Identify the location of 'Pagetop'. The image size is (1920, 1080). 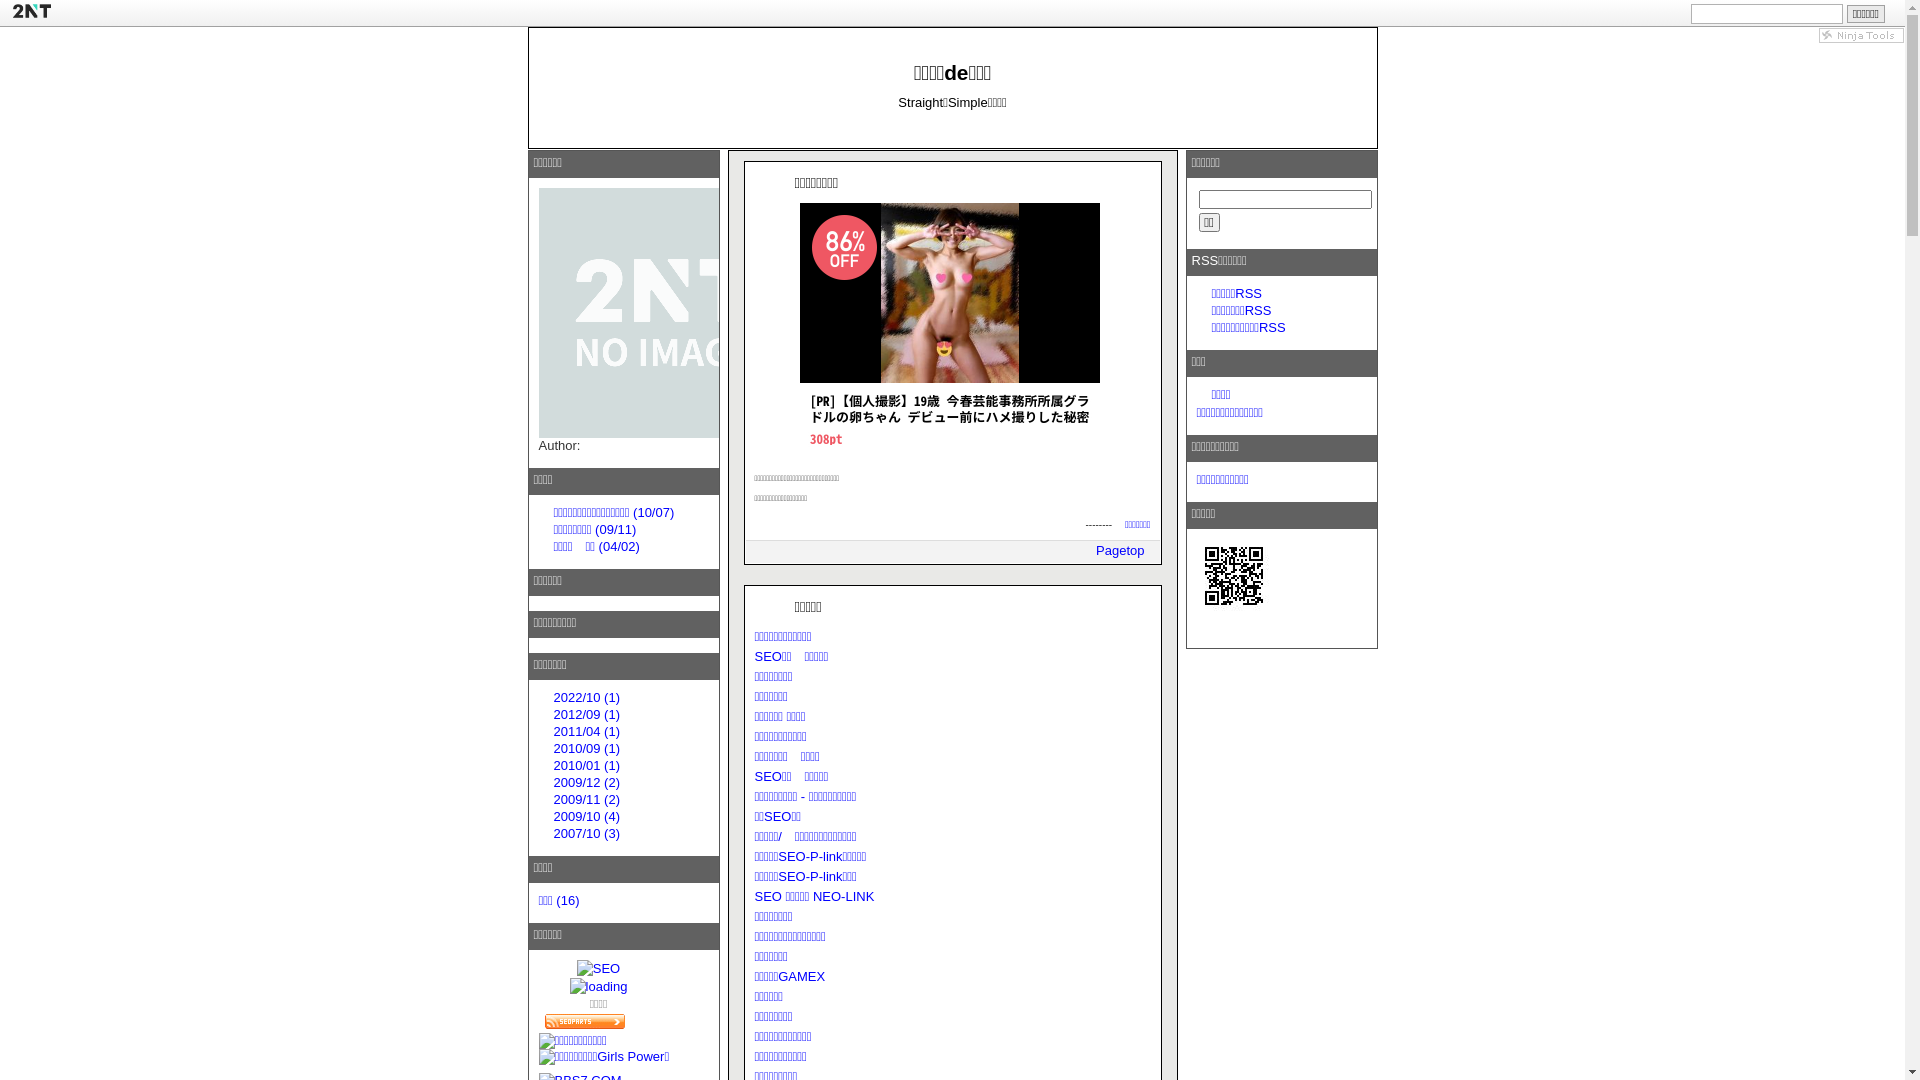
(1118, 550).